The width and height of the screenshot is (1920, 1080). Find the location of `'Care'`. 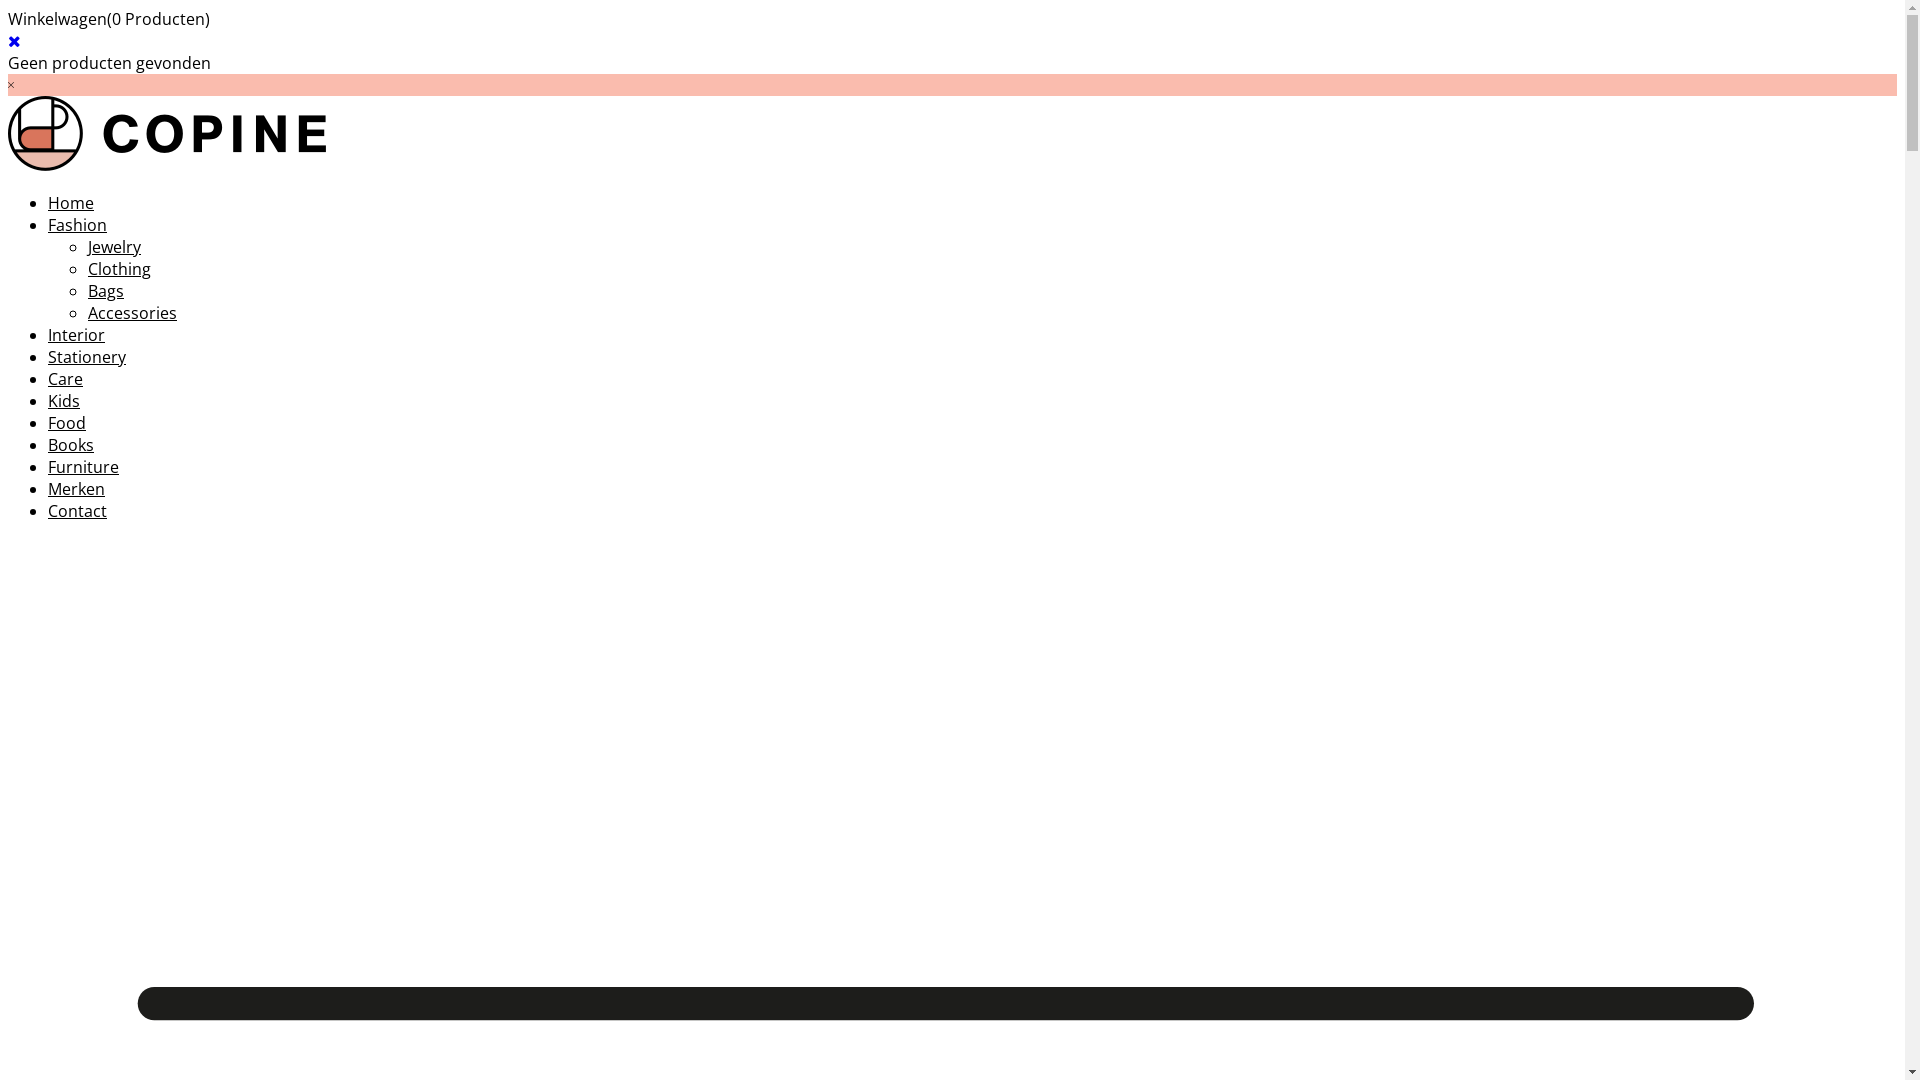

'Care' is located at coordinates (65, 378).